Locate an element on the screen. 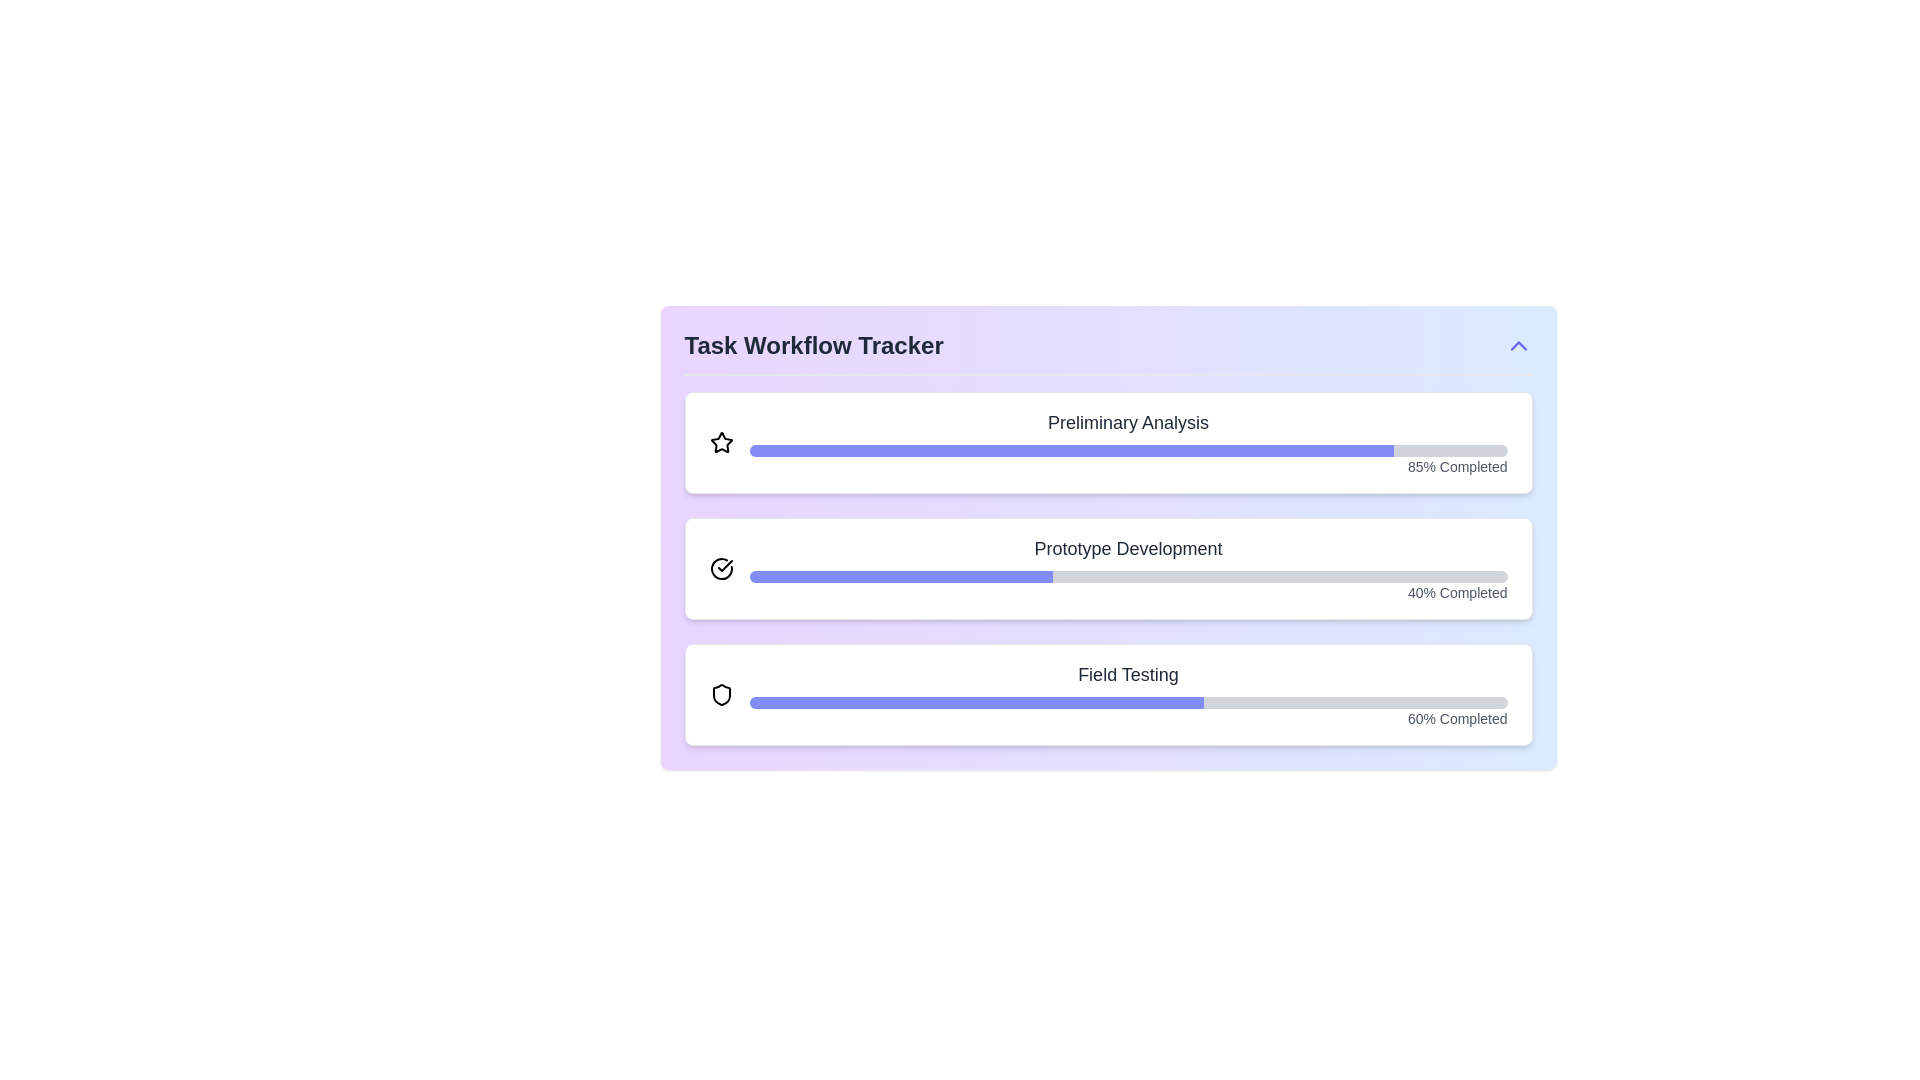 Image resolution: width=1920 pixels, height=1080 pixels. the horizontal progress bar with a rounded gray background and an indigo fill indicating 85% completion, located under the 'Preliminary Analysis' section is located at coordinates (1128, 451).